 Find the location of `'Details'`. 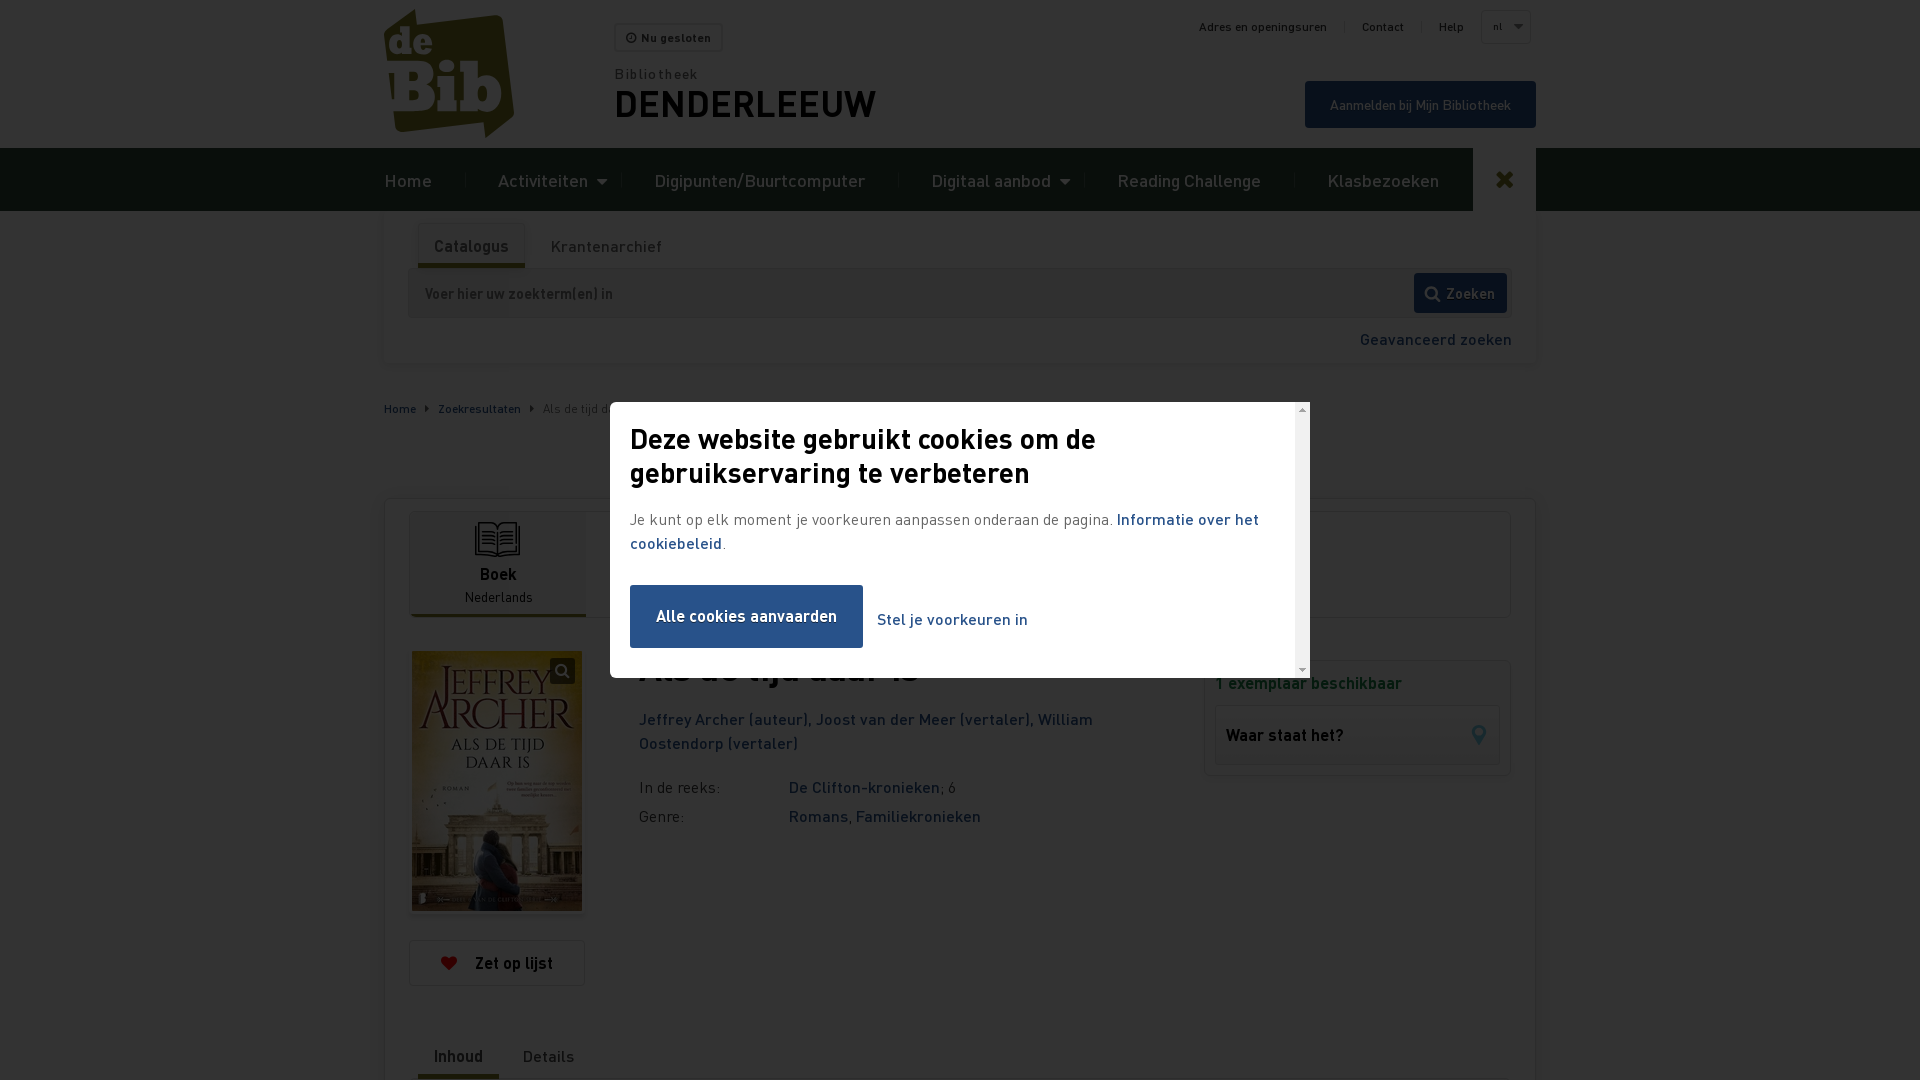

'Details' is located at coordinates (508, 1055).